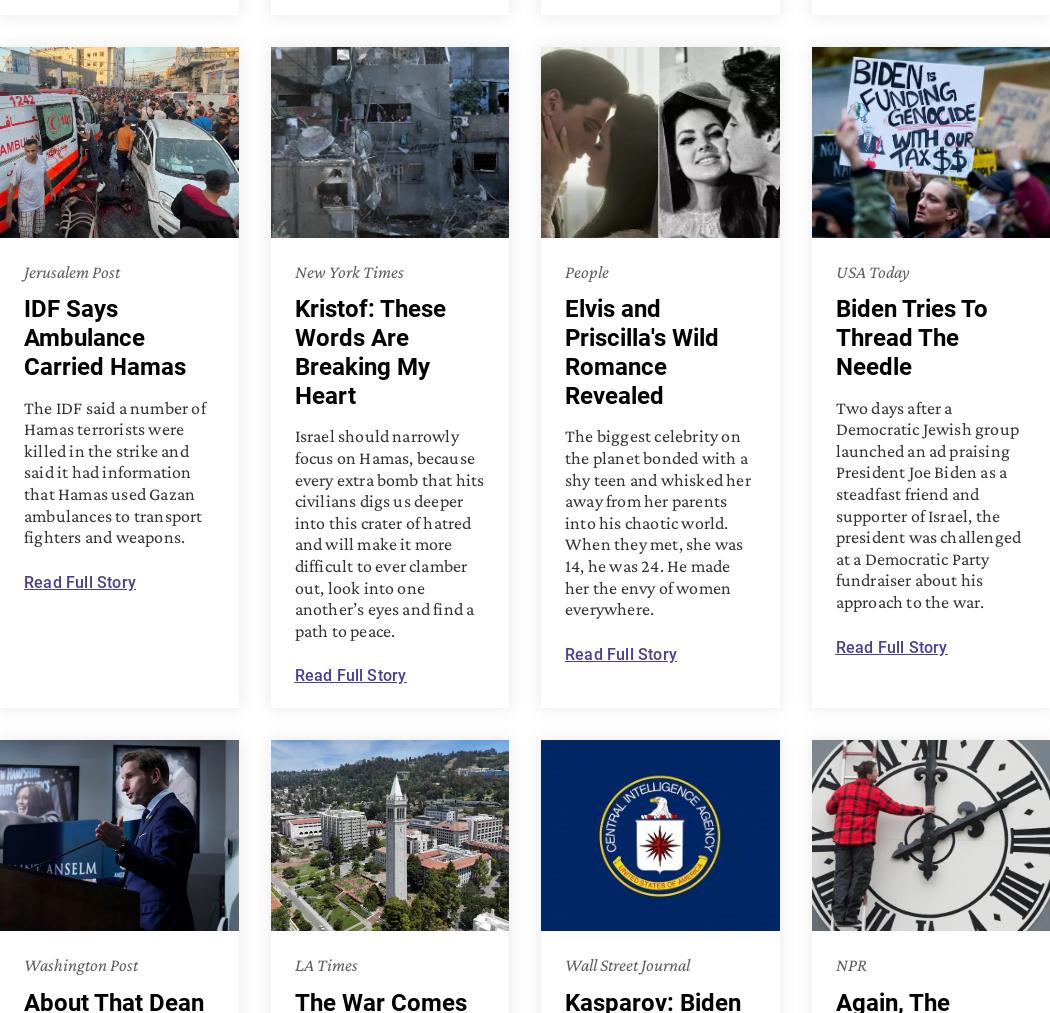 This screenshot has height=1013, width=1050. What do you see at coordinates (325, 964) in the screenshot?
I see `'LA Times'` at bounding box center [325, 964].